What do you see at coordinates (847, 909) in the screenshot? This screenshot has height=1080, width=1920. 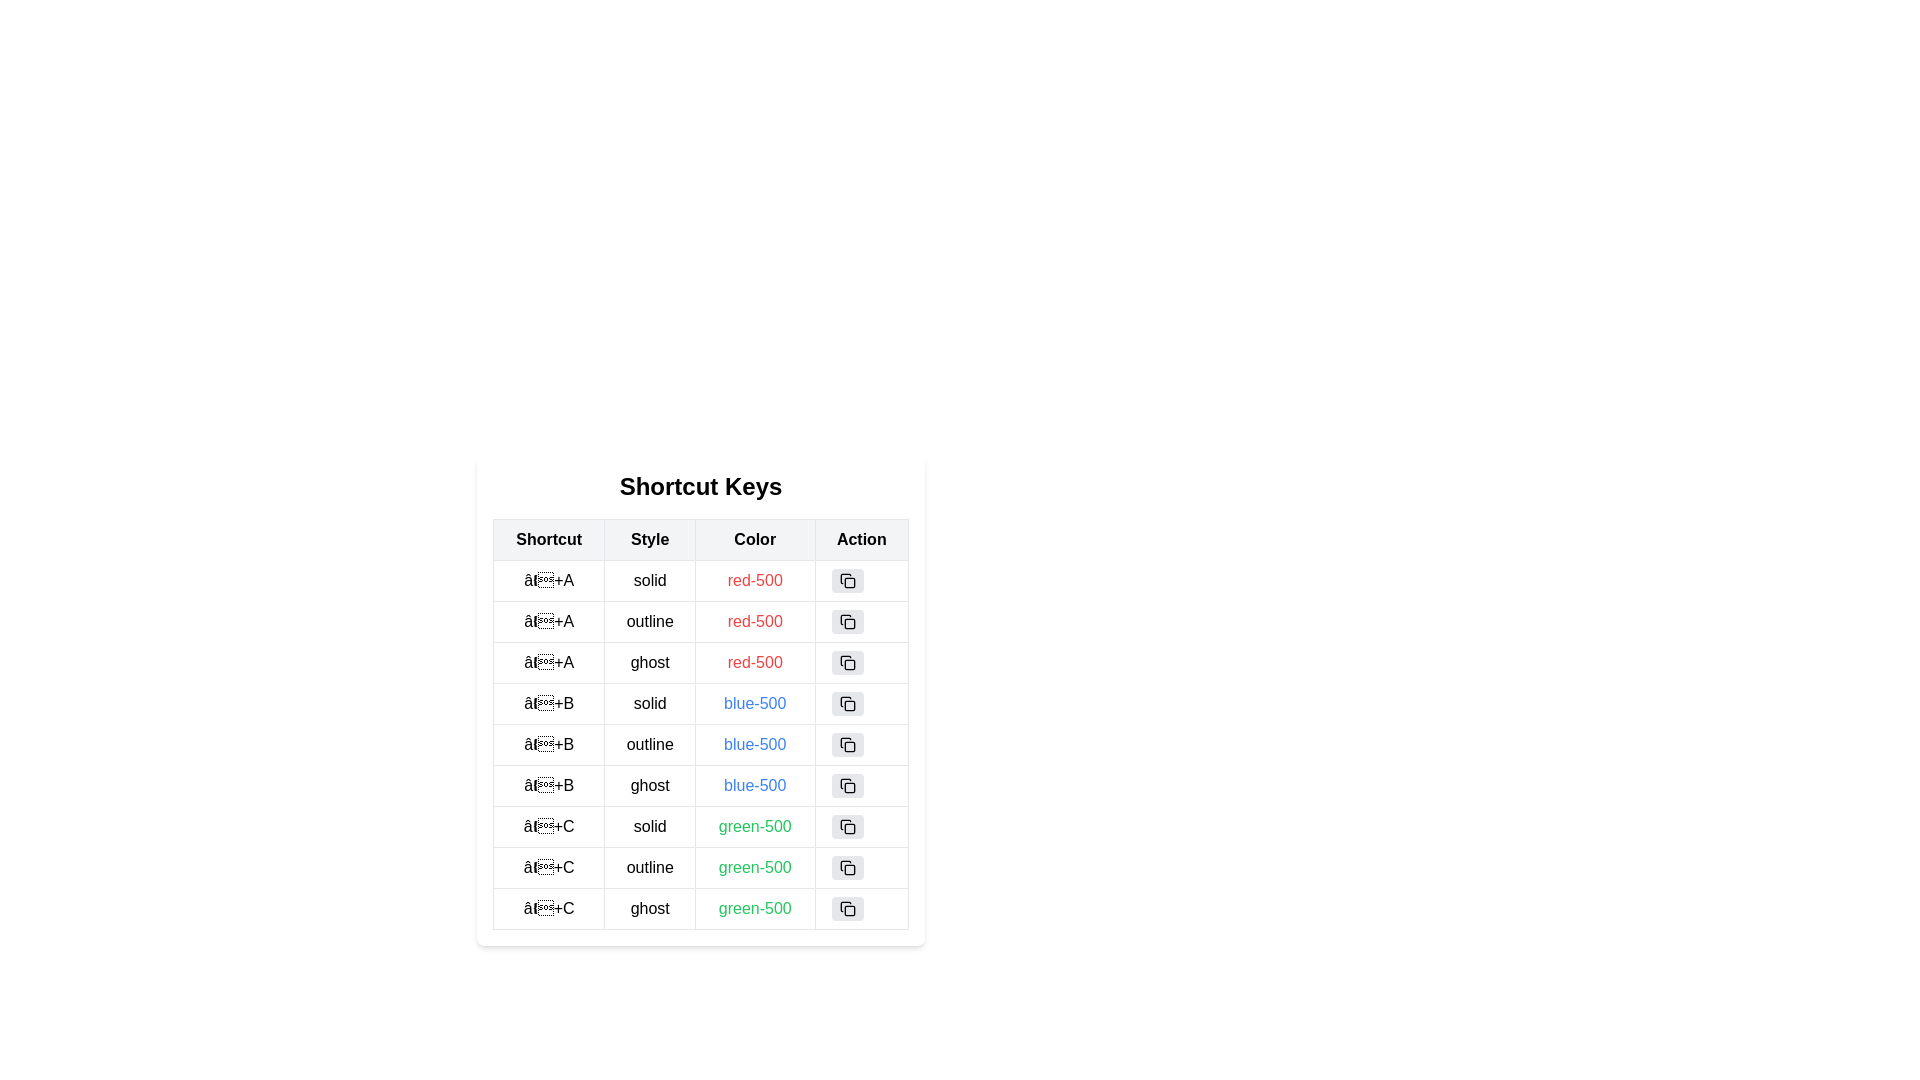 I see `the button with a light gray background and a dark overlapping papers icon located at the bottom-right corner of the last row in the 'Action' column of the table to copy the information` at bounding box center [847, 909].